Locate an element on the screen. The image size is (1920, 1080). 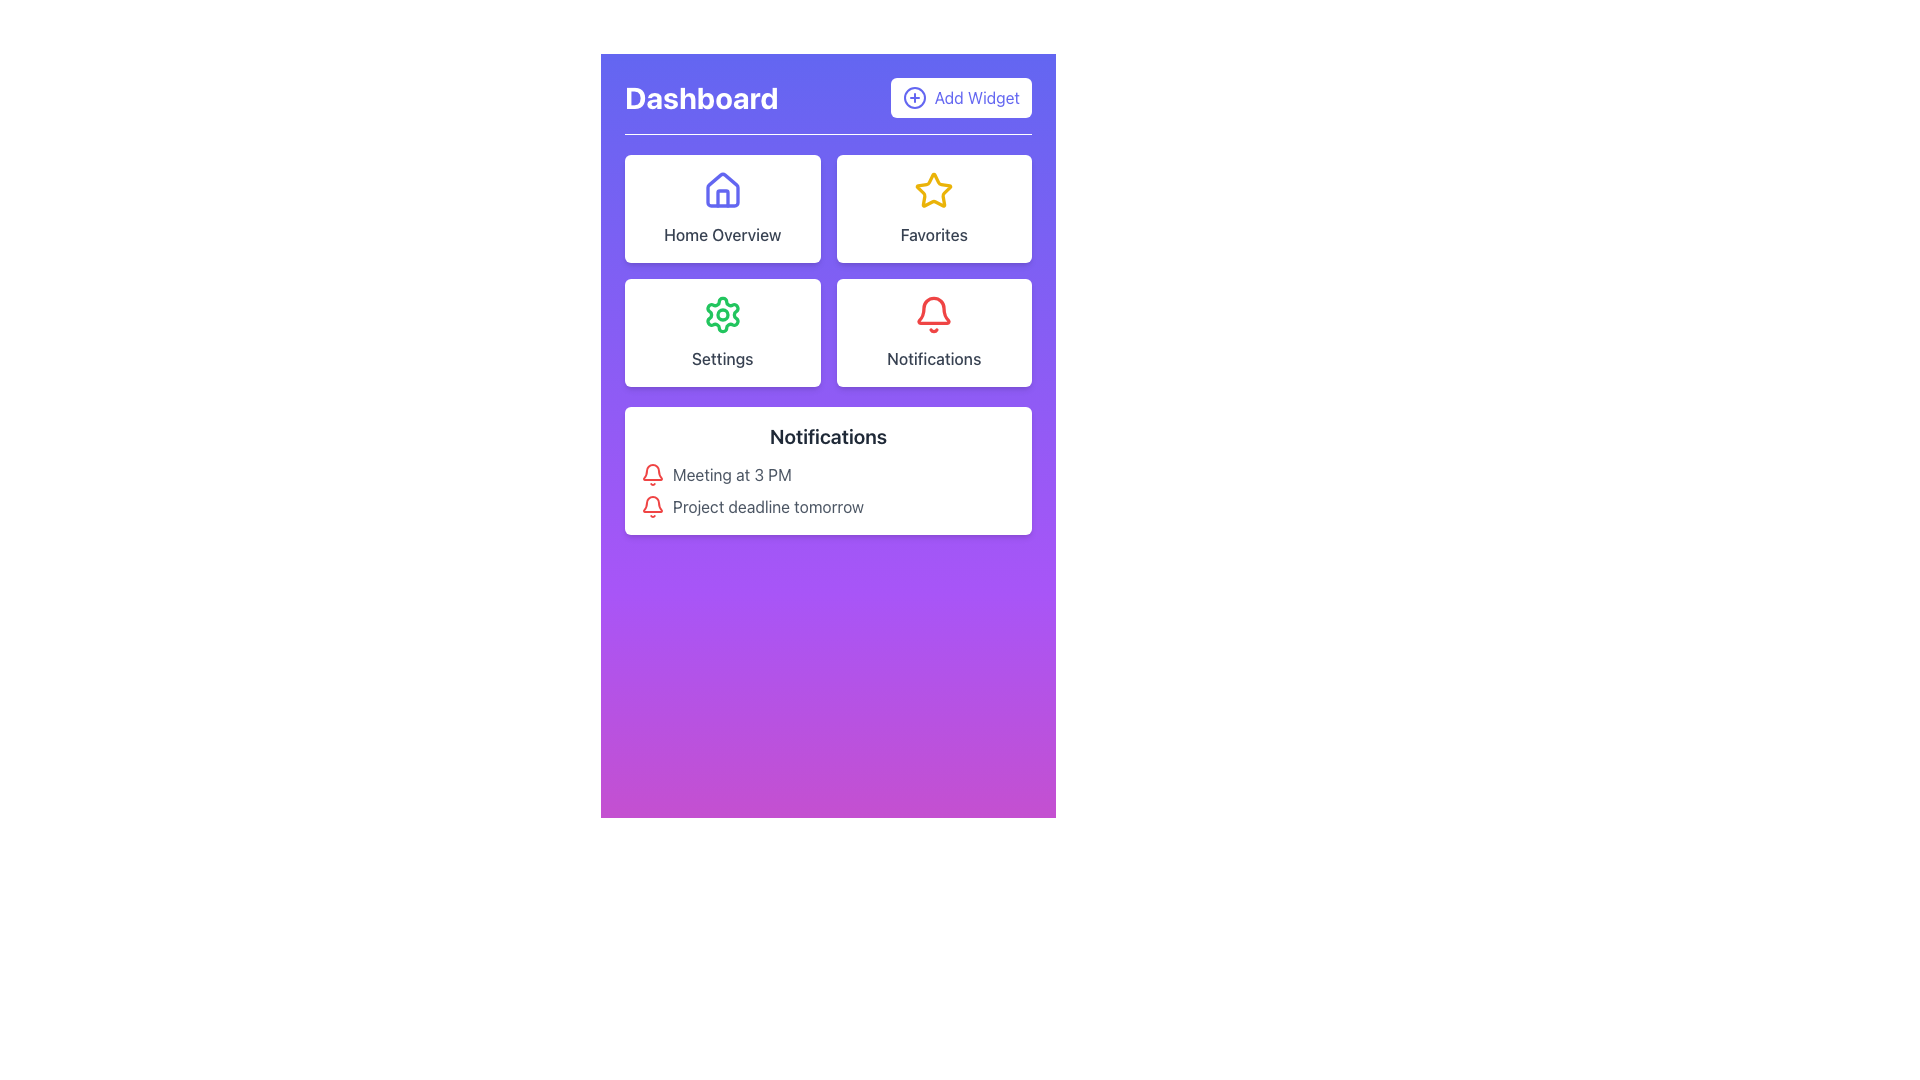
the 'Notifications' text label located at the bottom of a card interface, centered horizontally below the bell icon is located at coordinates (933, 357).